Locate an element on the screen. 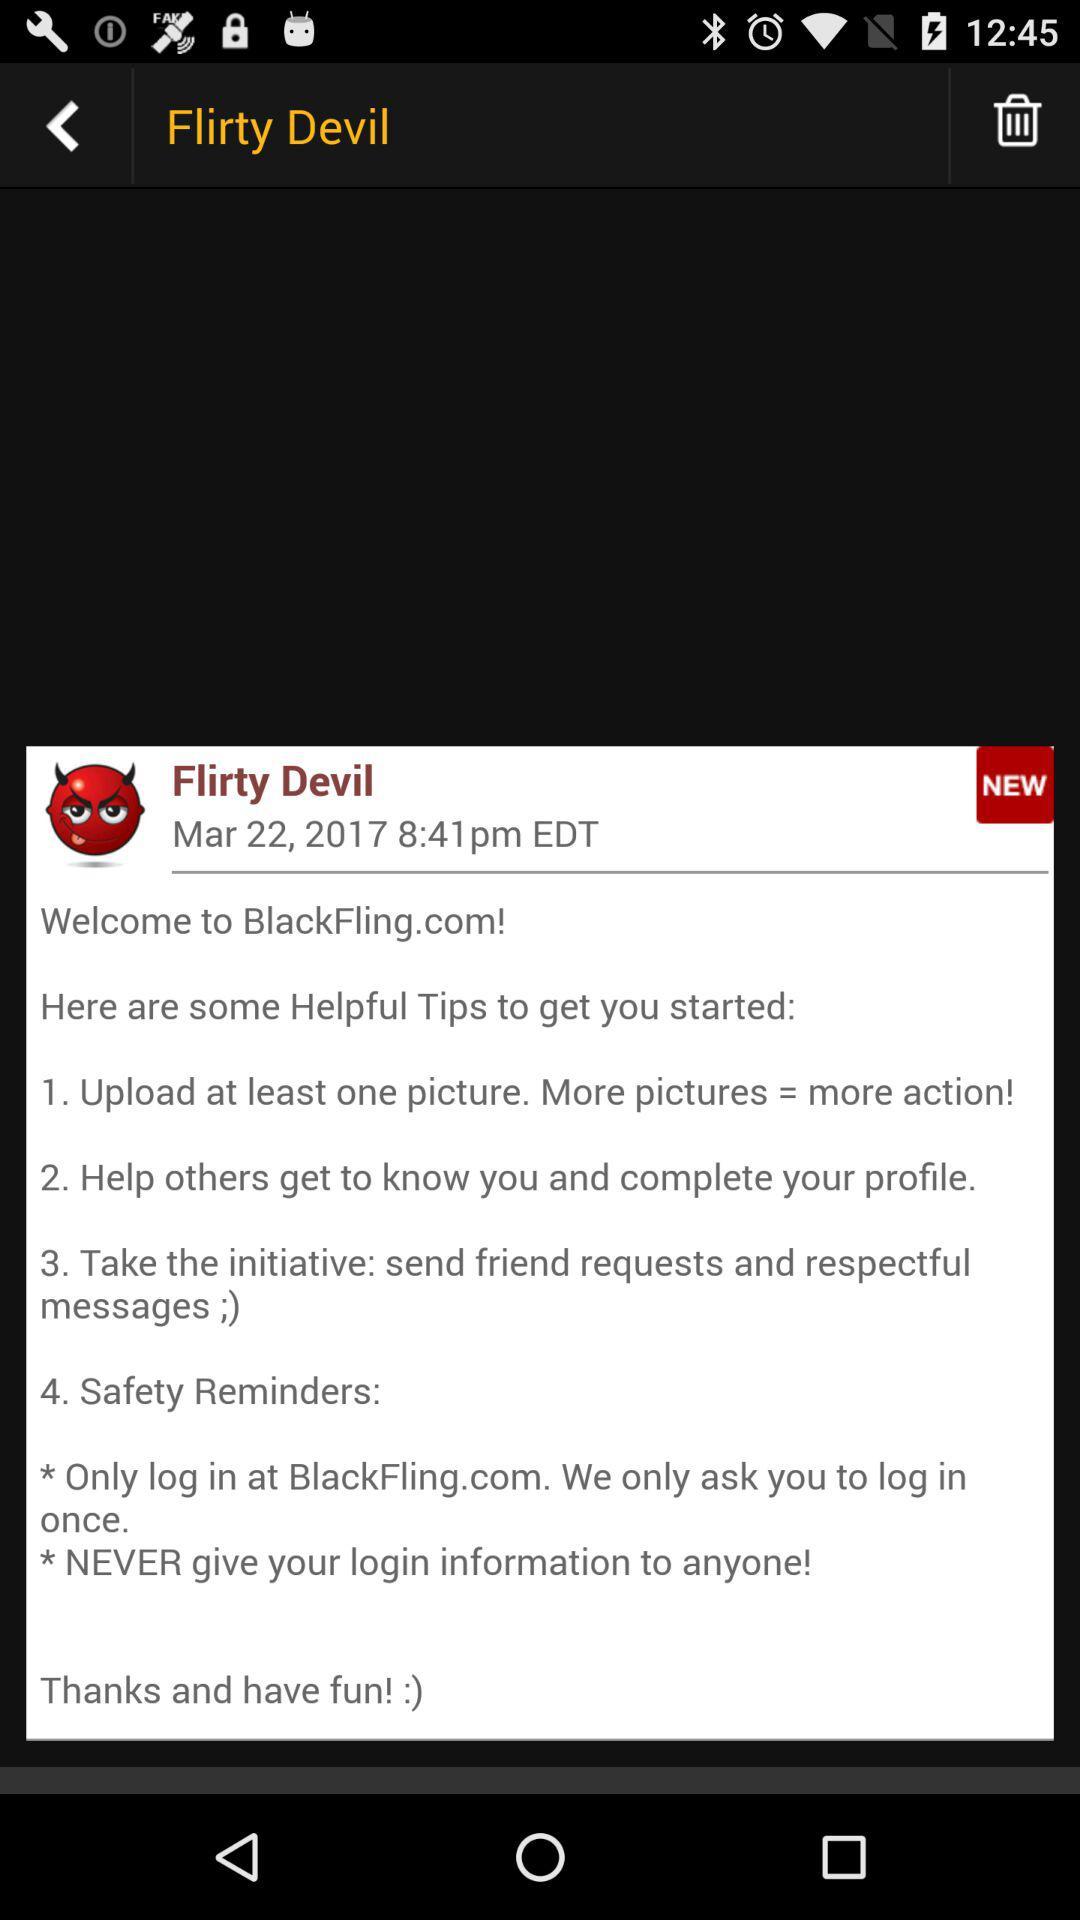 Image resolution: width=1080 pixels, height=1920 pixels. icon to the left of the flirty devil app is located at coordinates (93, 813).